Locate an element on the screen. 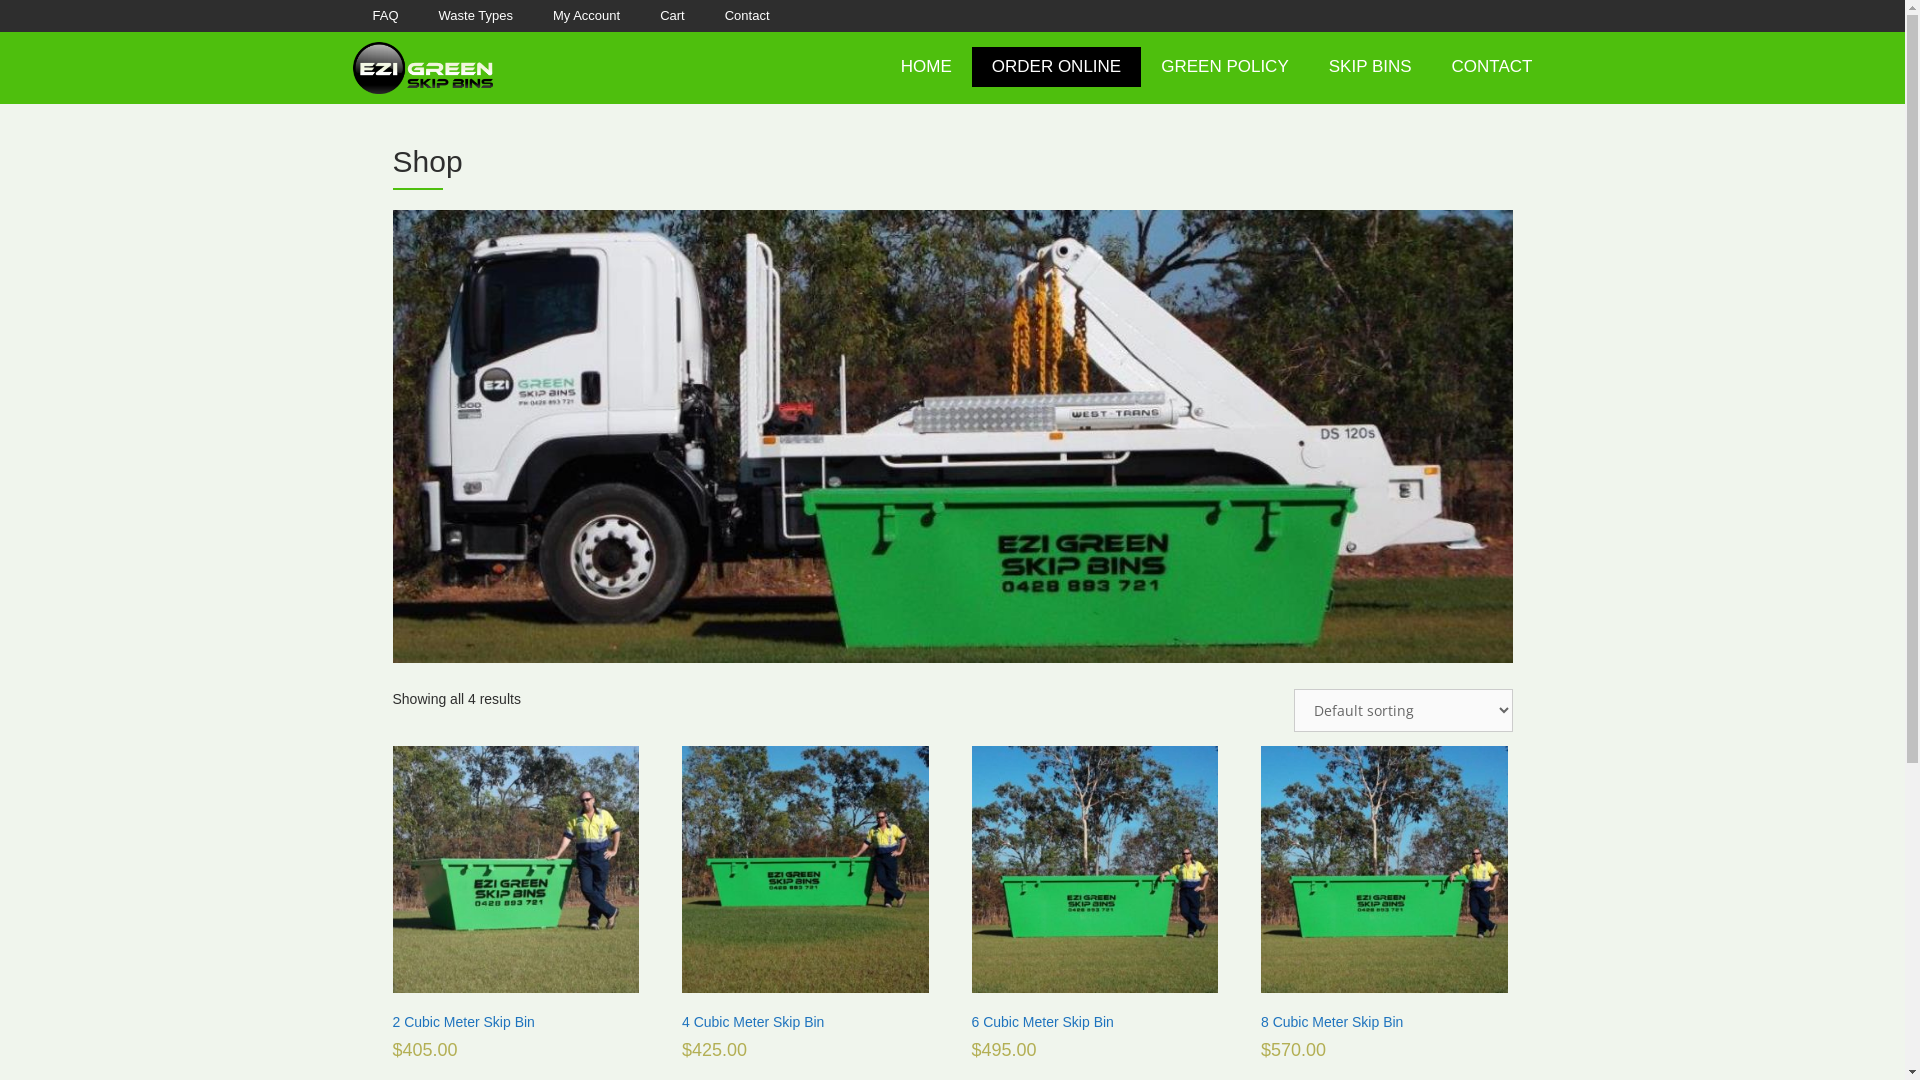  'HOME' is located at coordinates (925, 65).